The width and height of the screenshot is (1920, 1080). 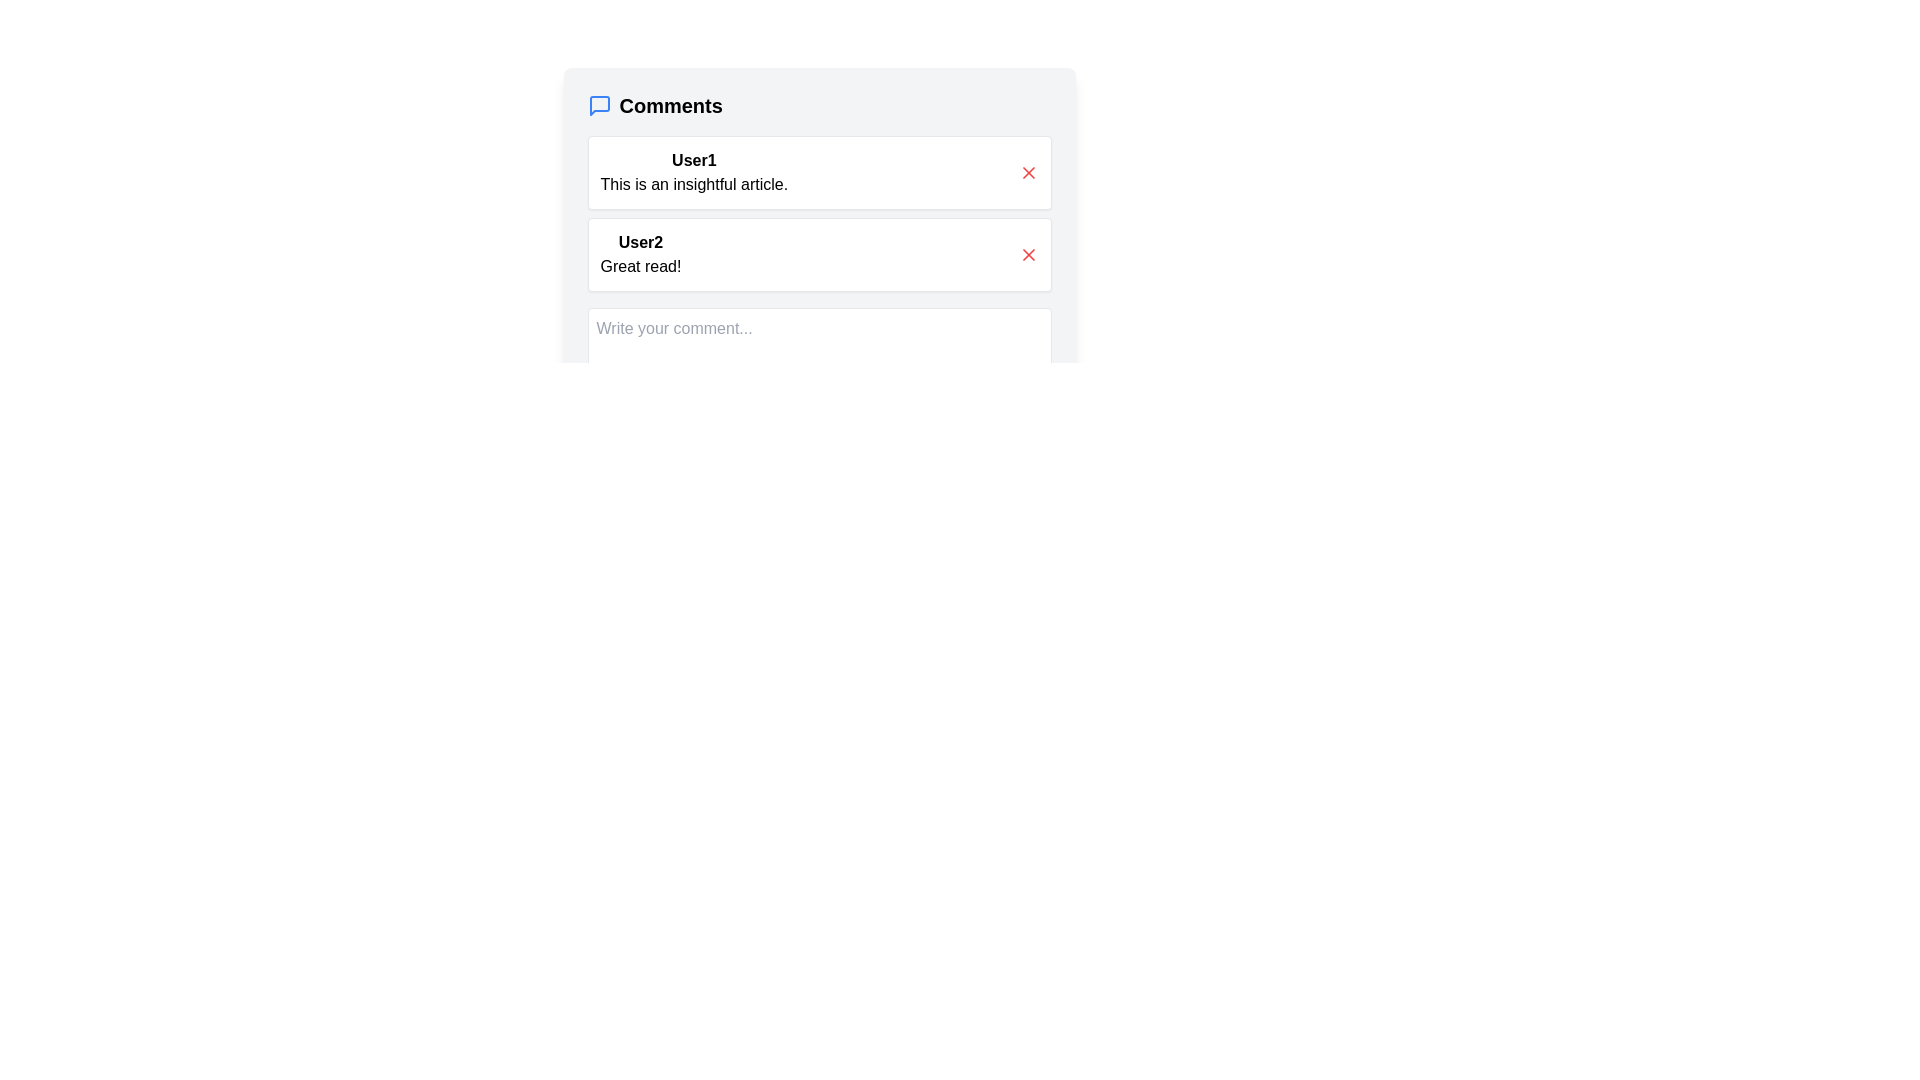 I want to click on the chat bubble icon located to the far left of the 'Comments' text at the top of the comments section, so click(x=598, y=105).